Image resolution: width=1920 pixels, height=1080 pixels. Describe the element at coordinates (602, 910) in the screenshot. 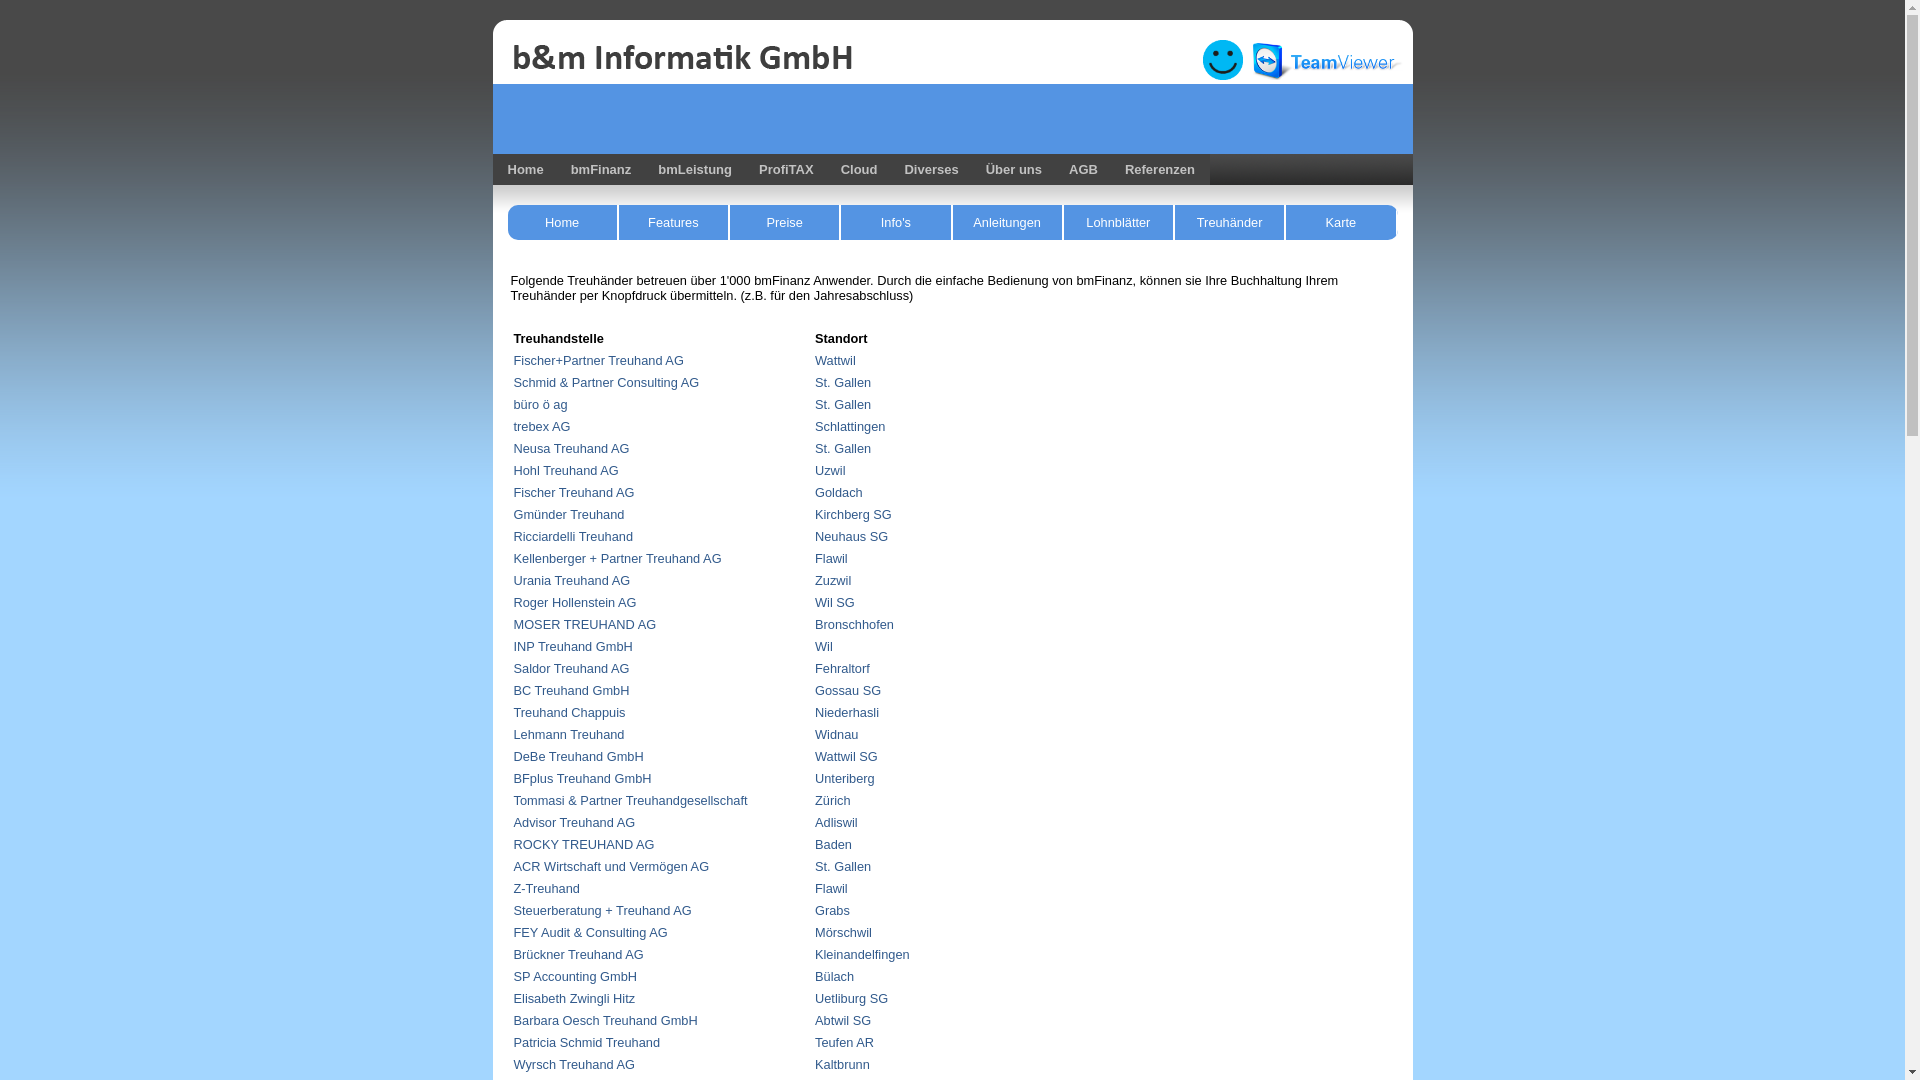

I see `'Steuerberatung + Treuhand AG'` at that location.